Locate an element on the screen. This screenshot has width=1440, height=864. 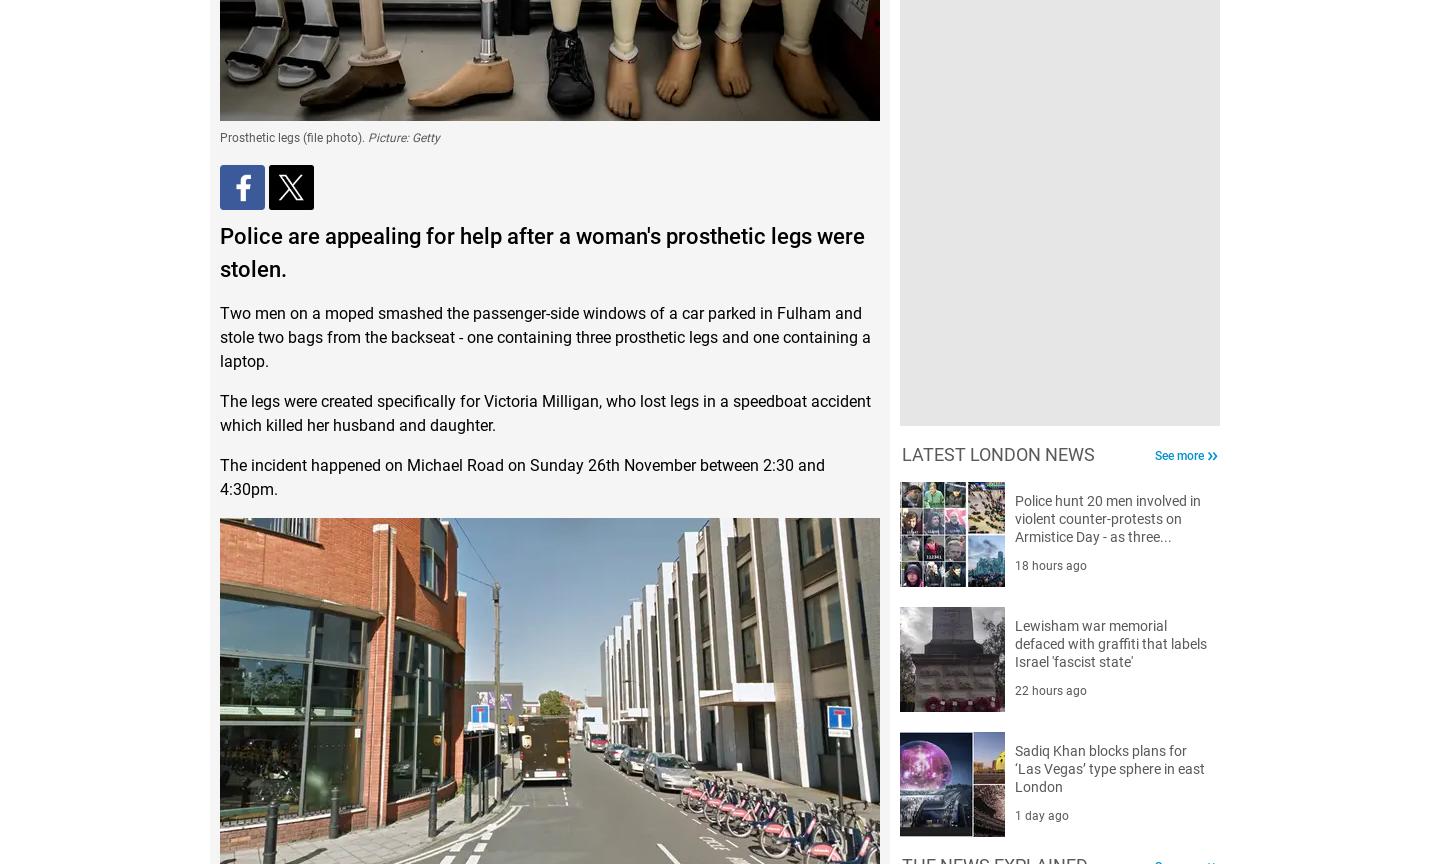
'Picture: 
Getty' is located at coordinates (403, 136).